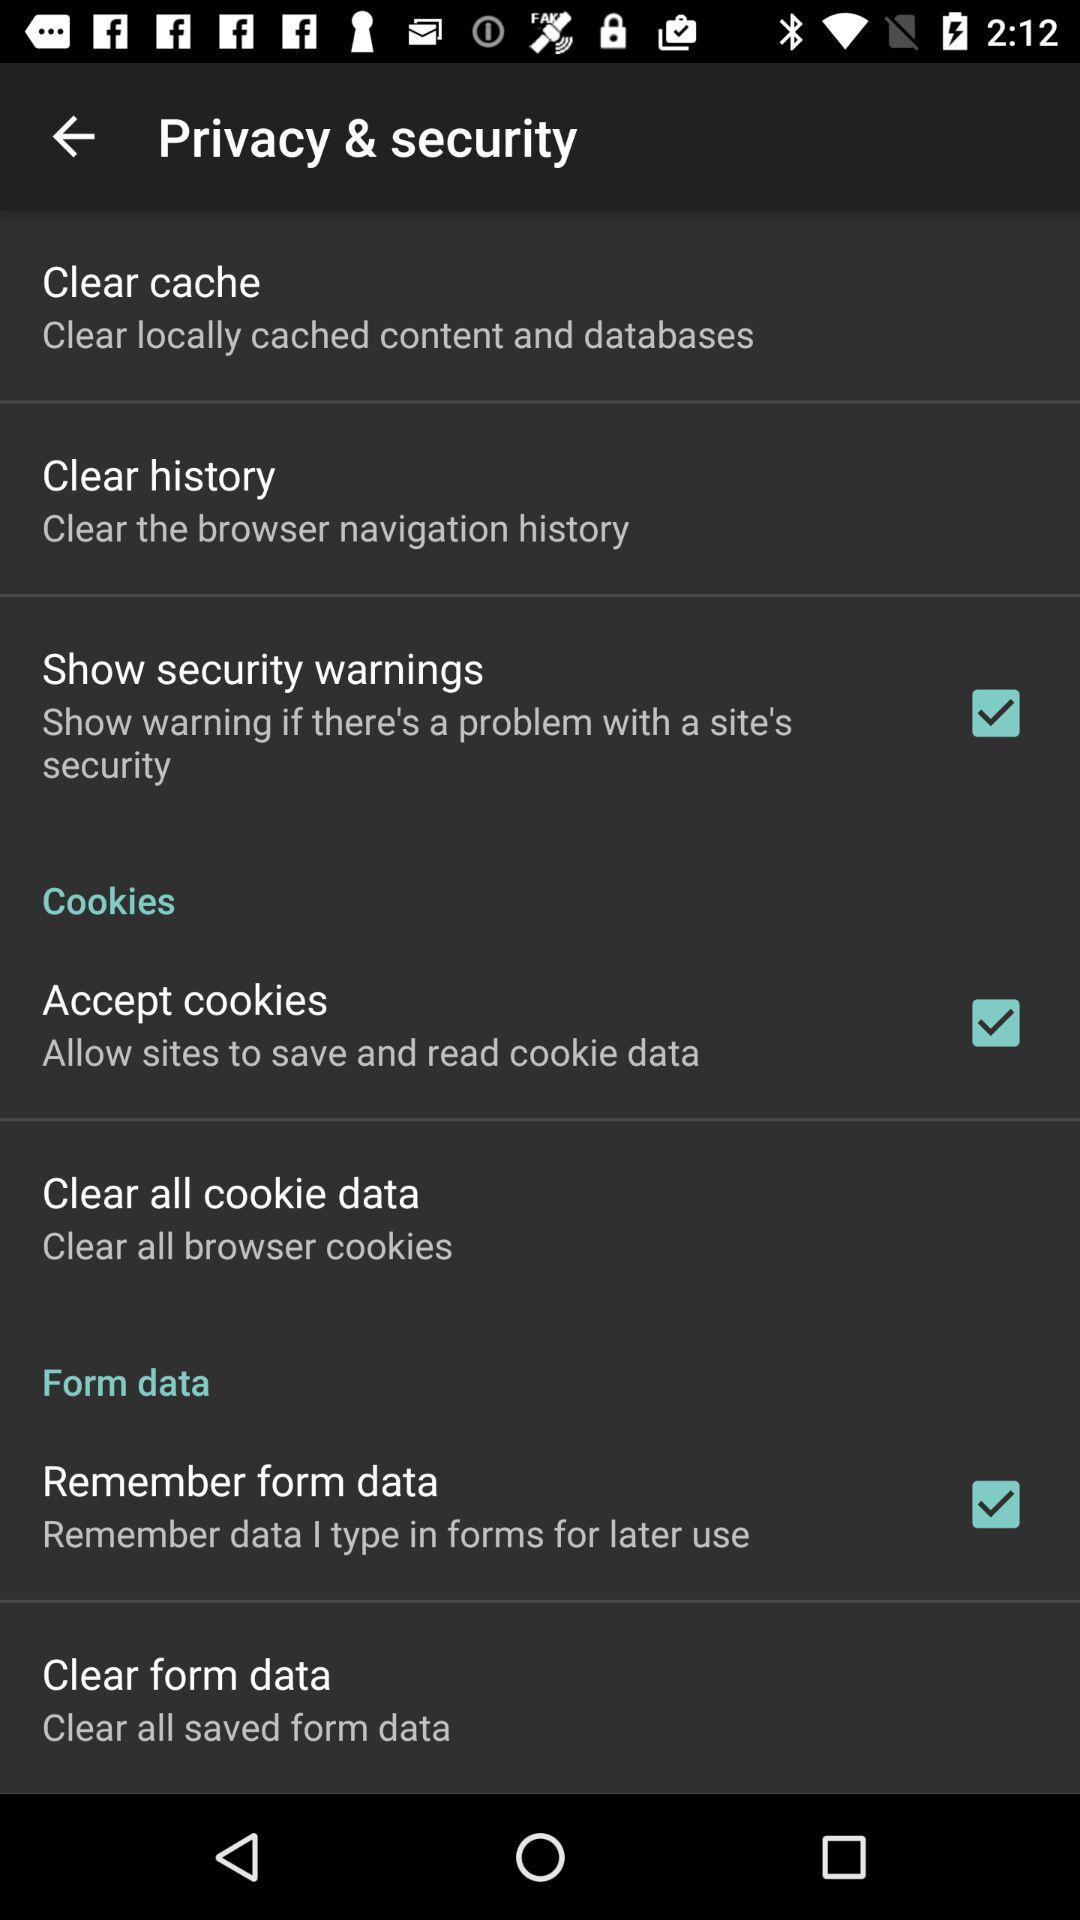 This screenshot has height=1920, width=1080. What do you see at coordinates (371, 1050) in the screenshot?
I see `app below accept cookies item` at bounding box center [371, 1050].